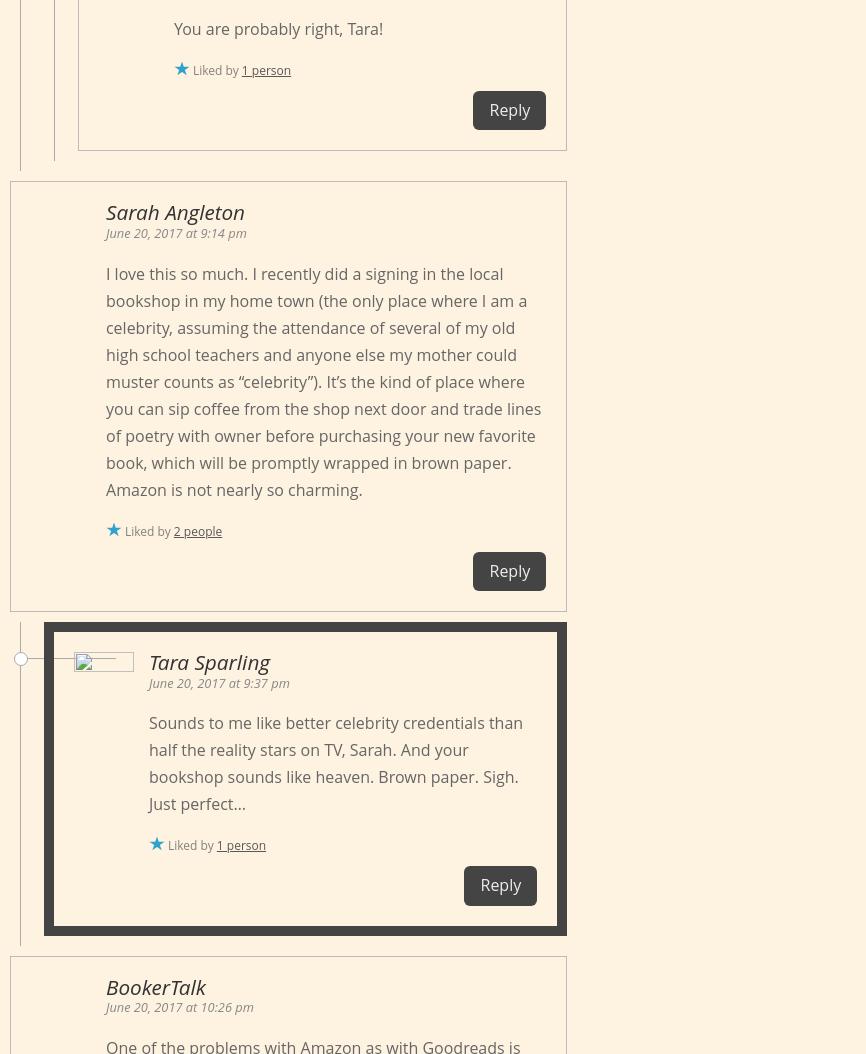 This screenshot has width=866, height=1054. I want to click on 'Sounds to me like better celebrity credentials than half the reality stars on TV, Sarah. And your bookshop sounds like heaven. Brown paper. Sigh. Just perfect…', so click(335, 763).